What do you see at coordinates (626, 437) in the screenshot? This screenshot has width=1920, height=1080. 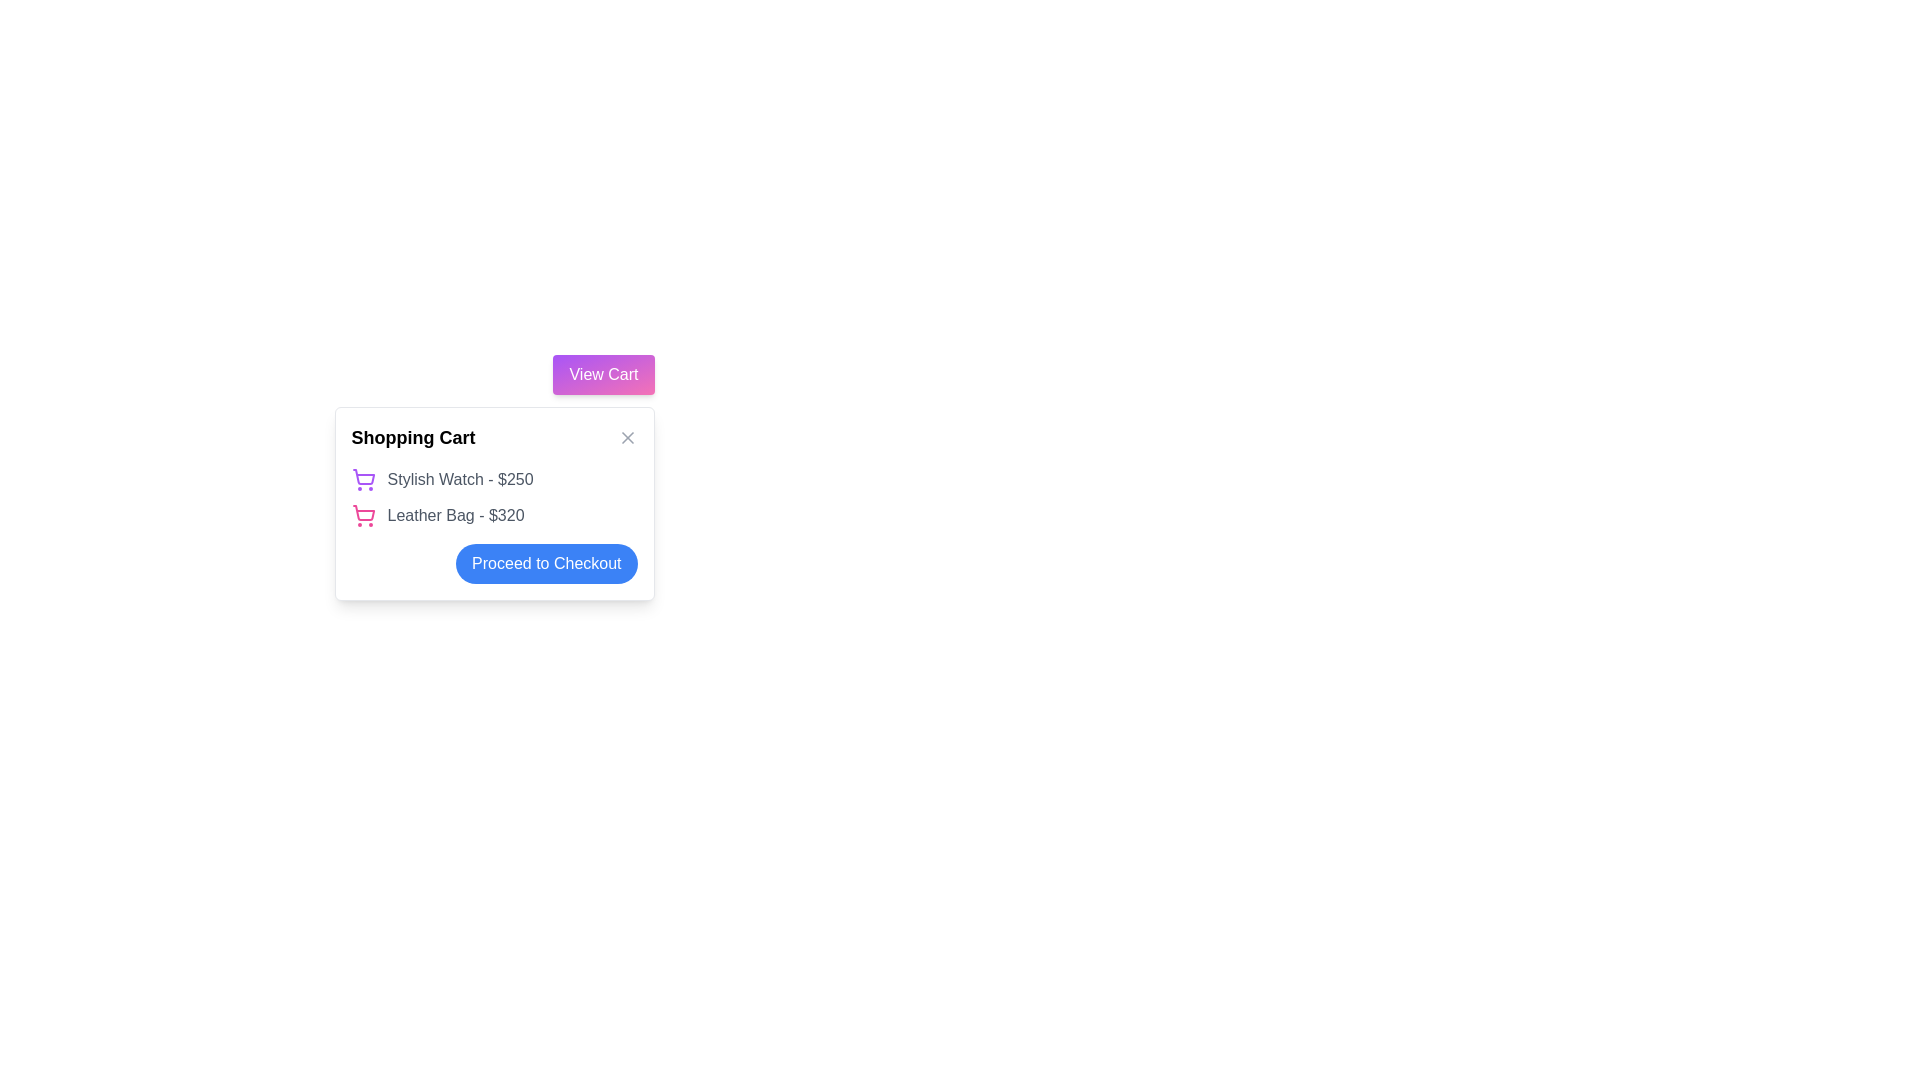 I see `the close button located at the top-right corner of the 'Shopping Cart' interface to trigger the hover effect` at bounding box center [626, 437].